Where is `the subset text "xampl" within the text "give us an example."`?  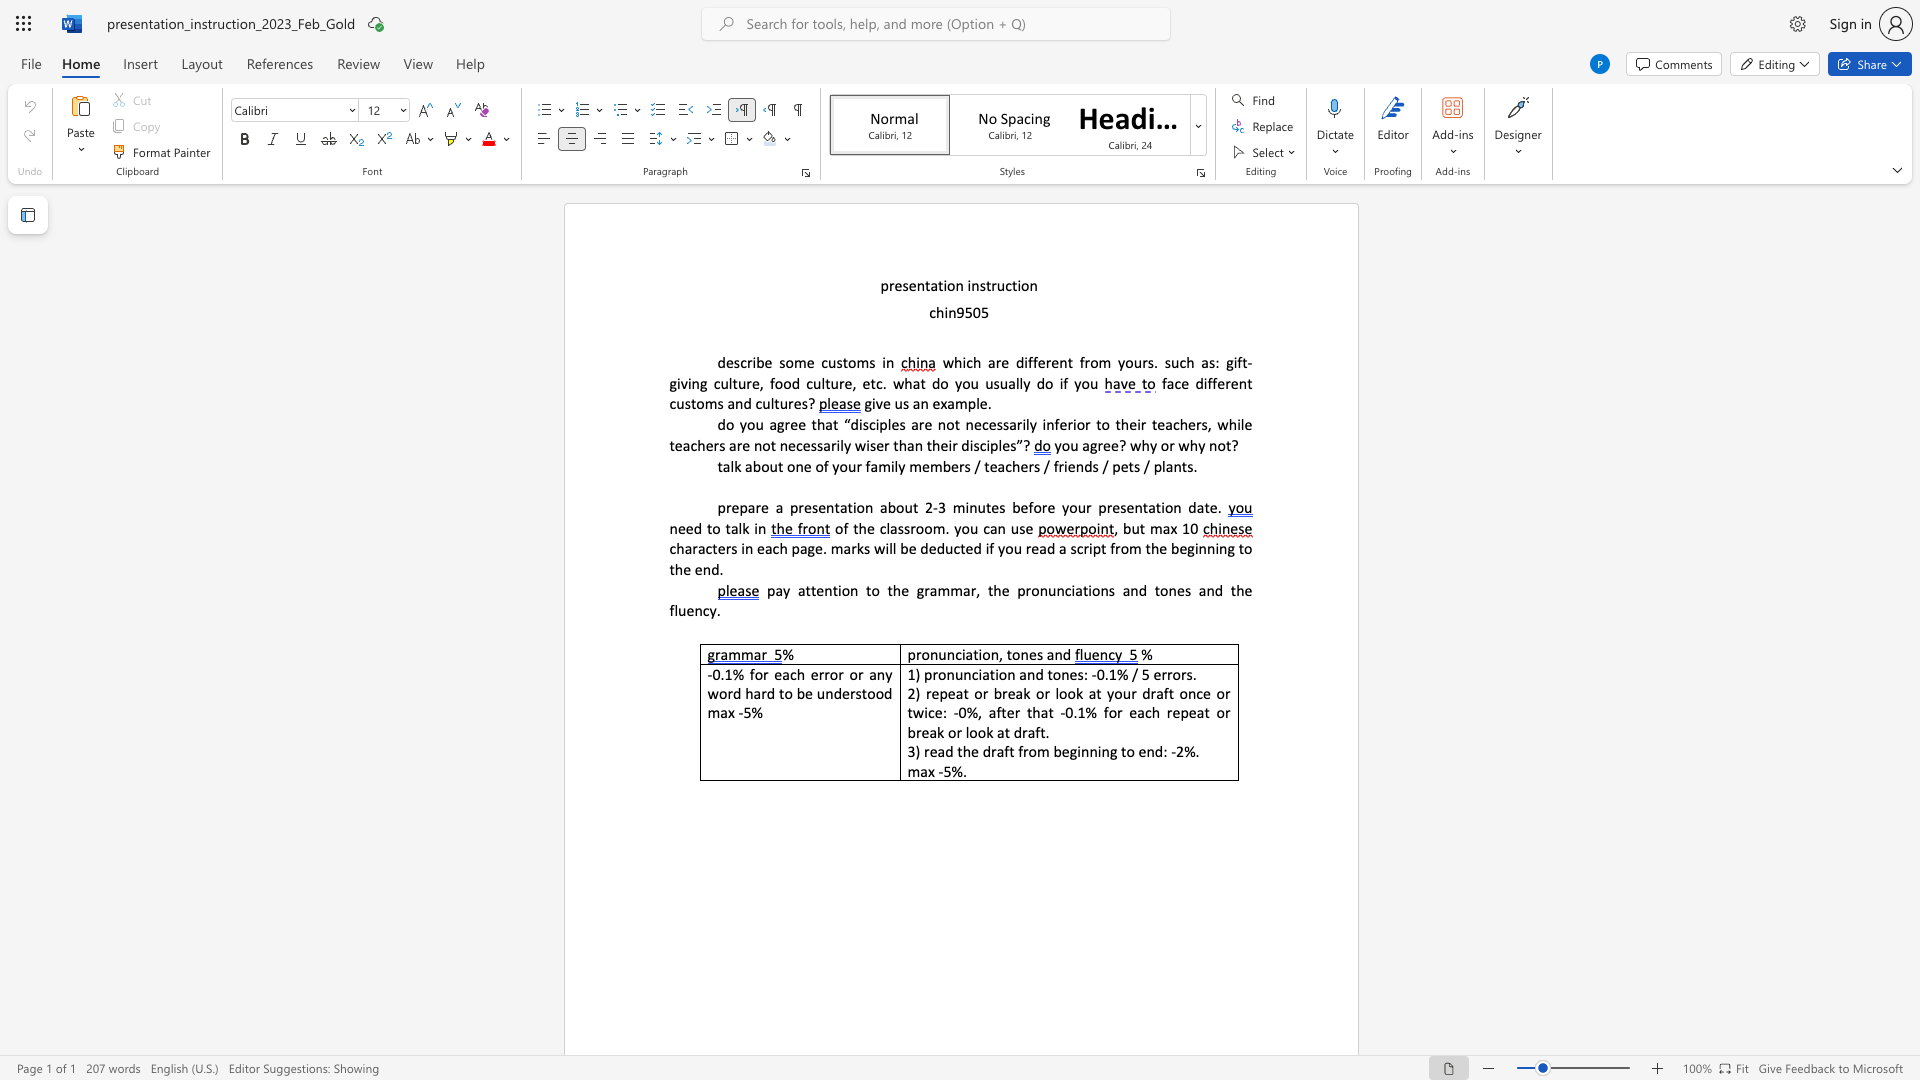 the subset text "xampl" within the text "give us an example." is located at coordinates (939, 403).